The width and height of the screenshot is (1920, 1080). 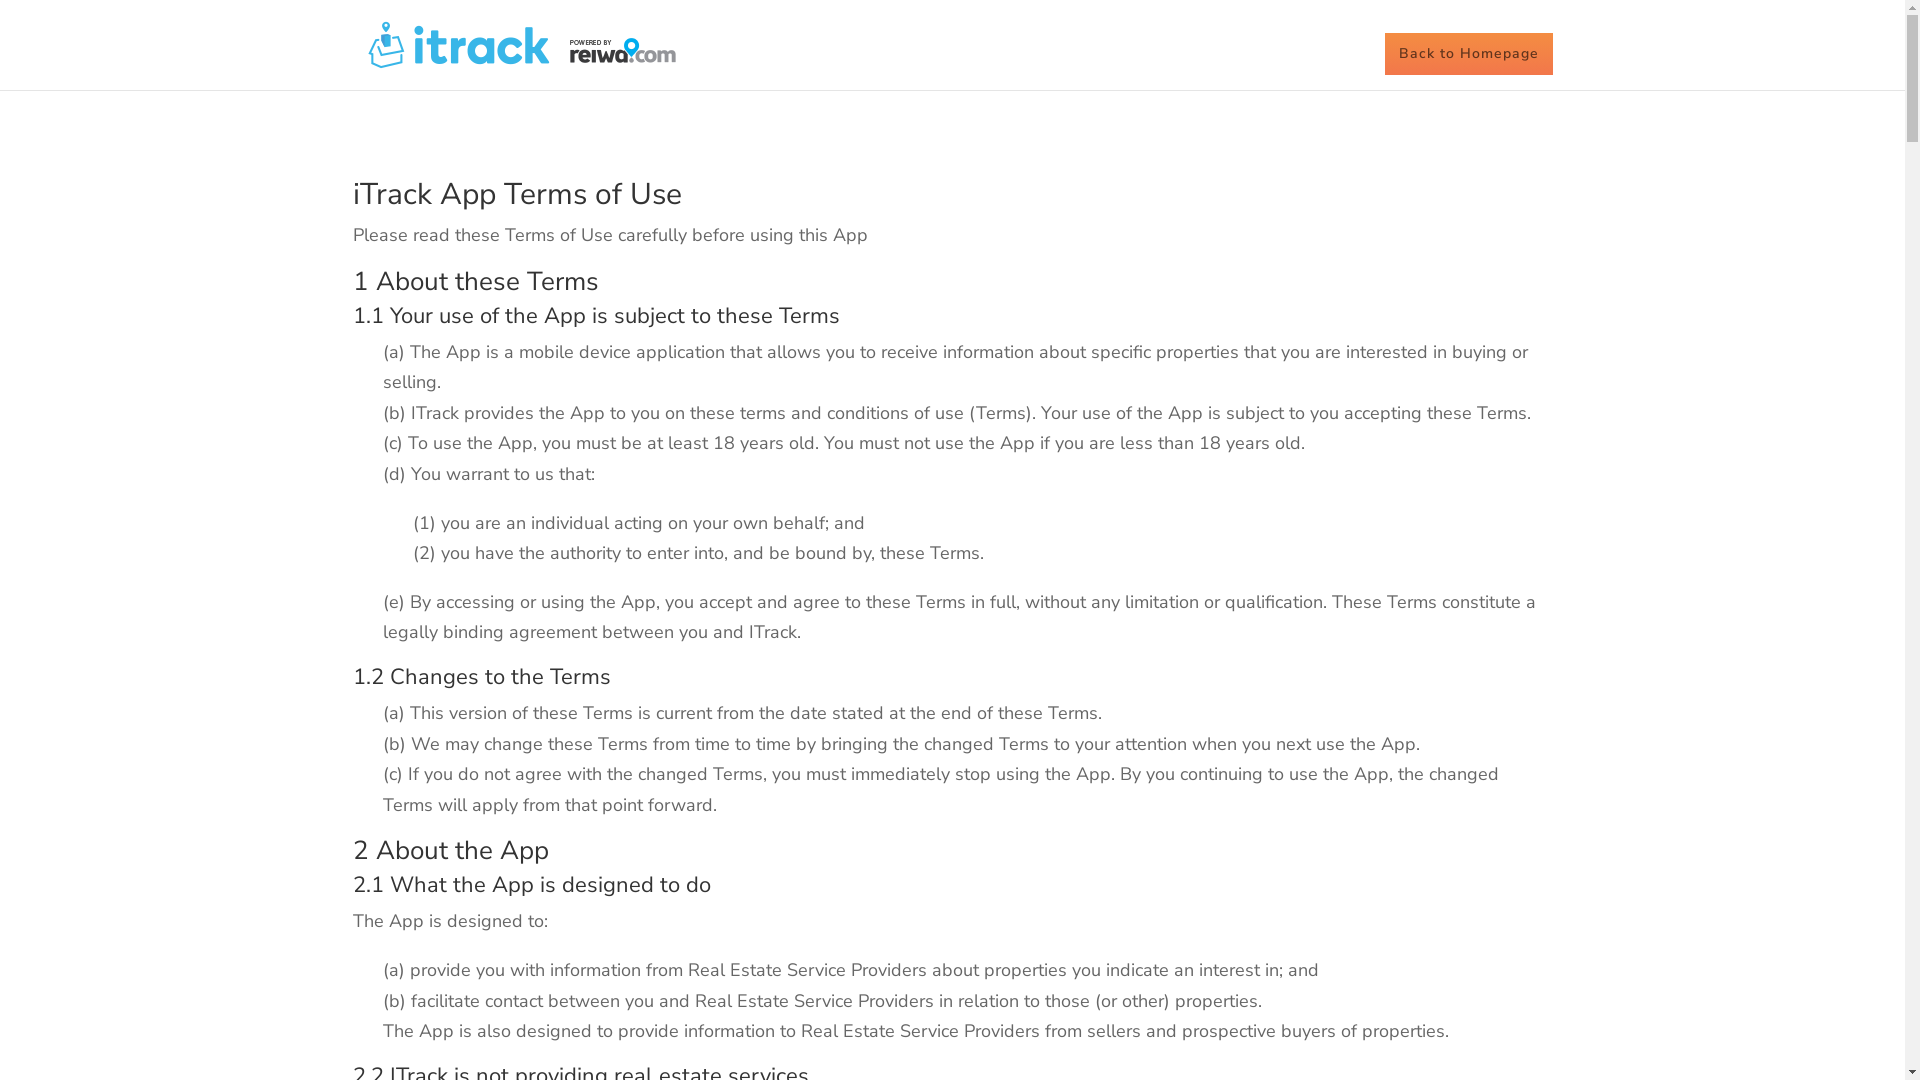 I want to click on 'Back to Homepage', so click(x=1468, y=53).